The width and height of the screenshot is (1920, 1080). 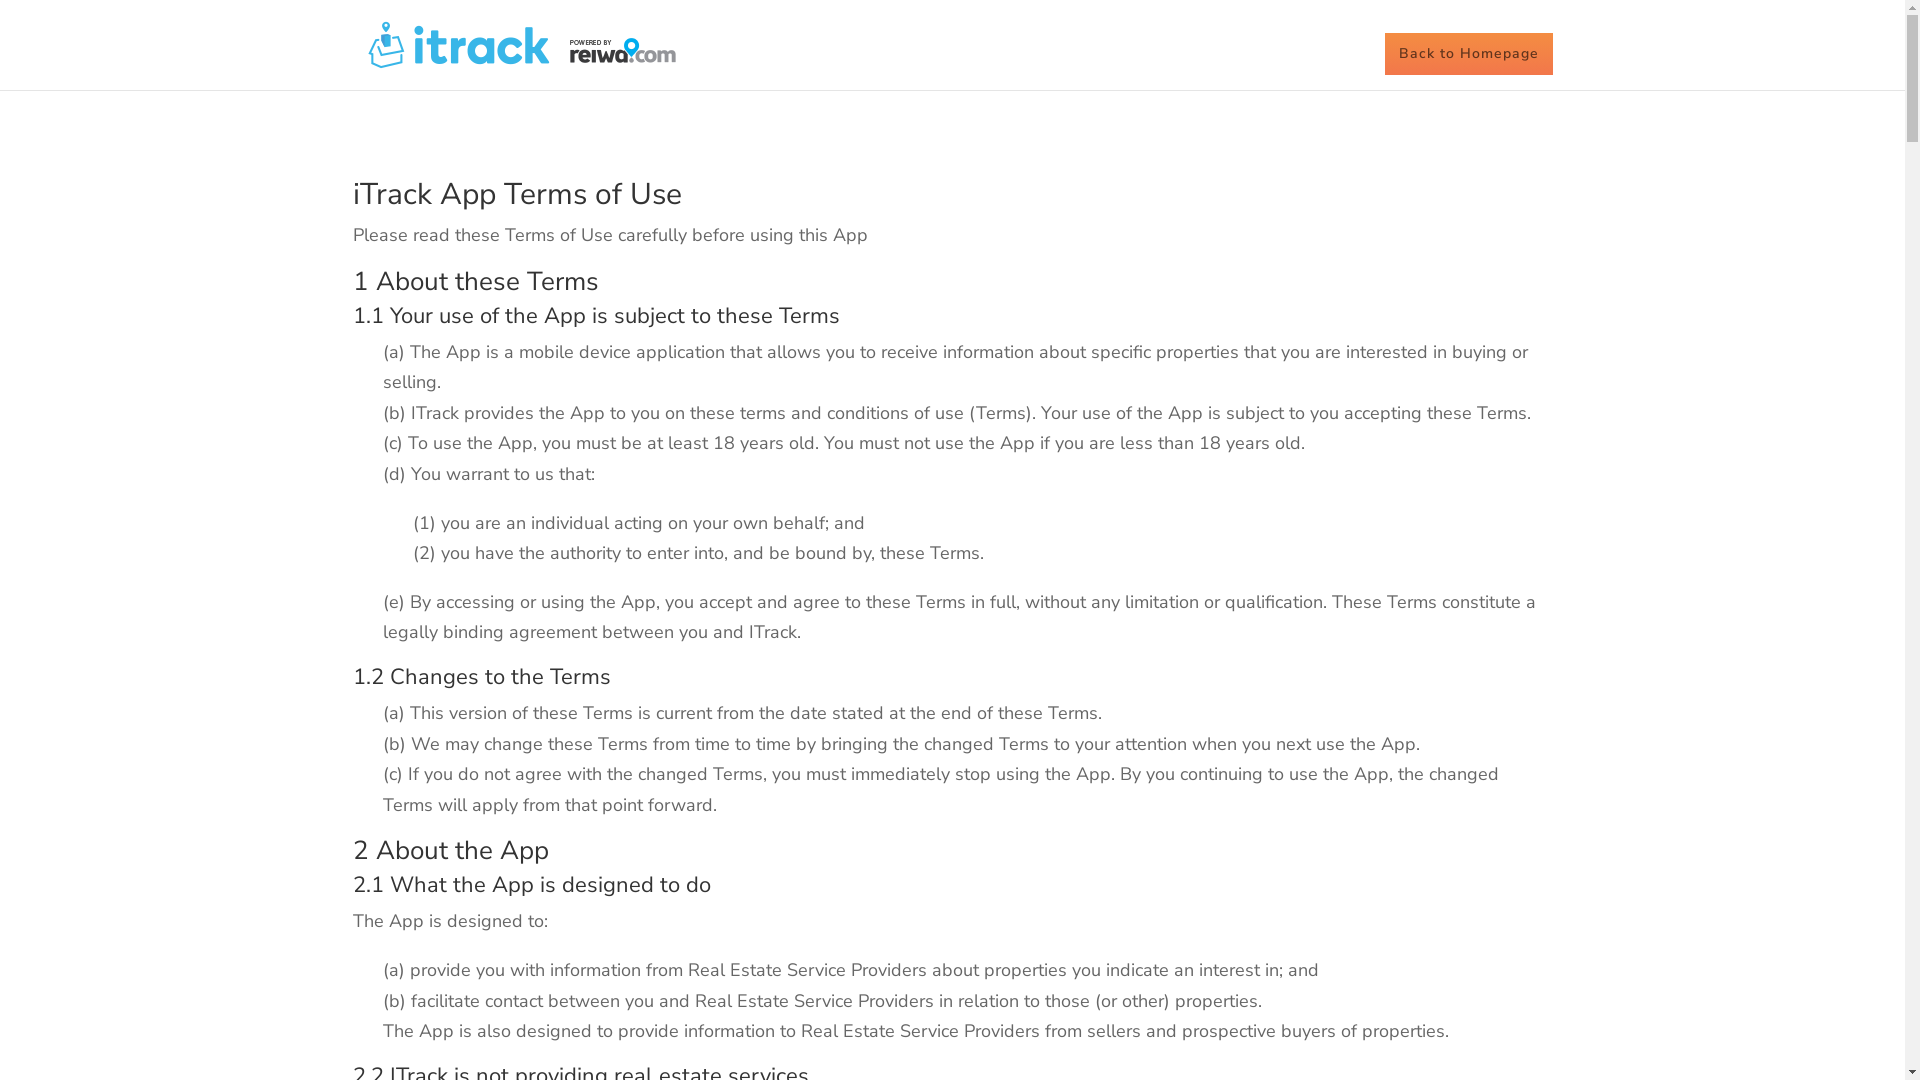 I want to click on 'Back to Homepage', so click(x=1468, y=53).